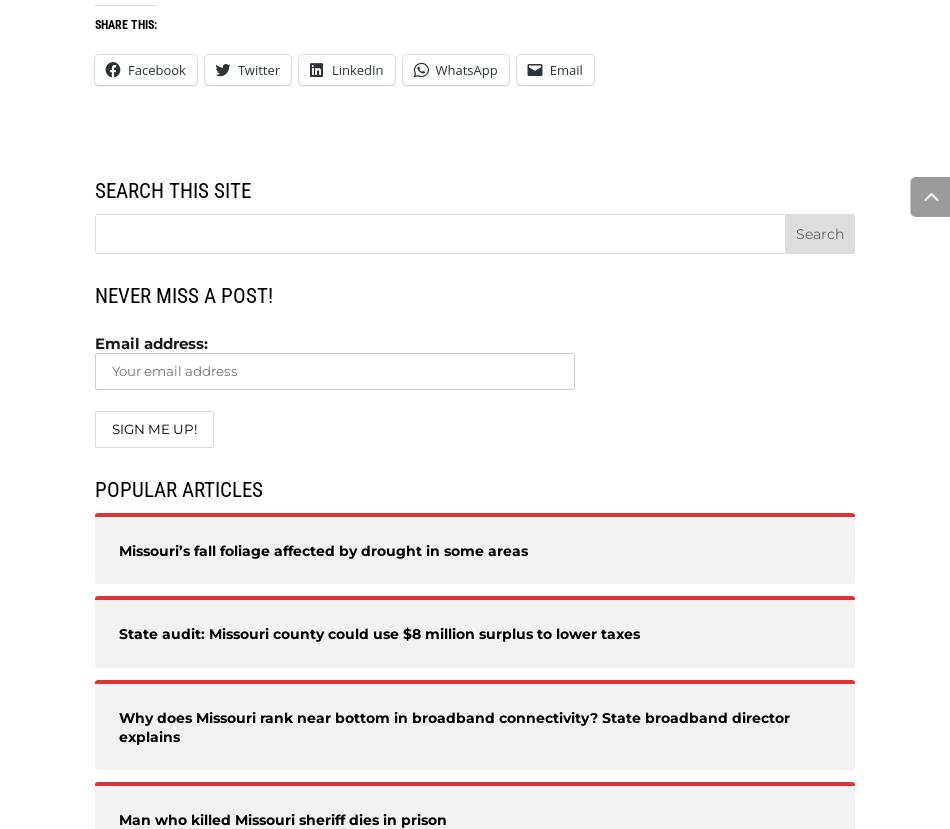 The height and width of the screenshot is (829, 950). Describe the element at coordinates (95, 489) in the screenshot. I see `'Popular Articles'` at that location.